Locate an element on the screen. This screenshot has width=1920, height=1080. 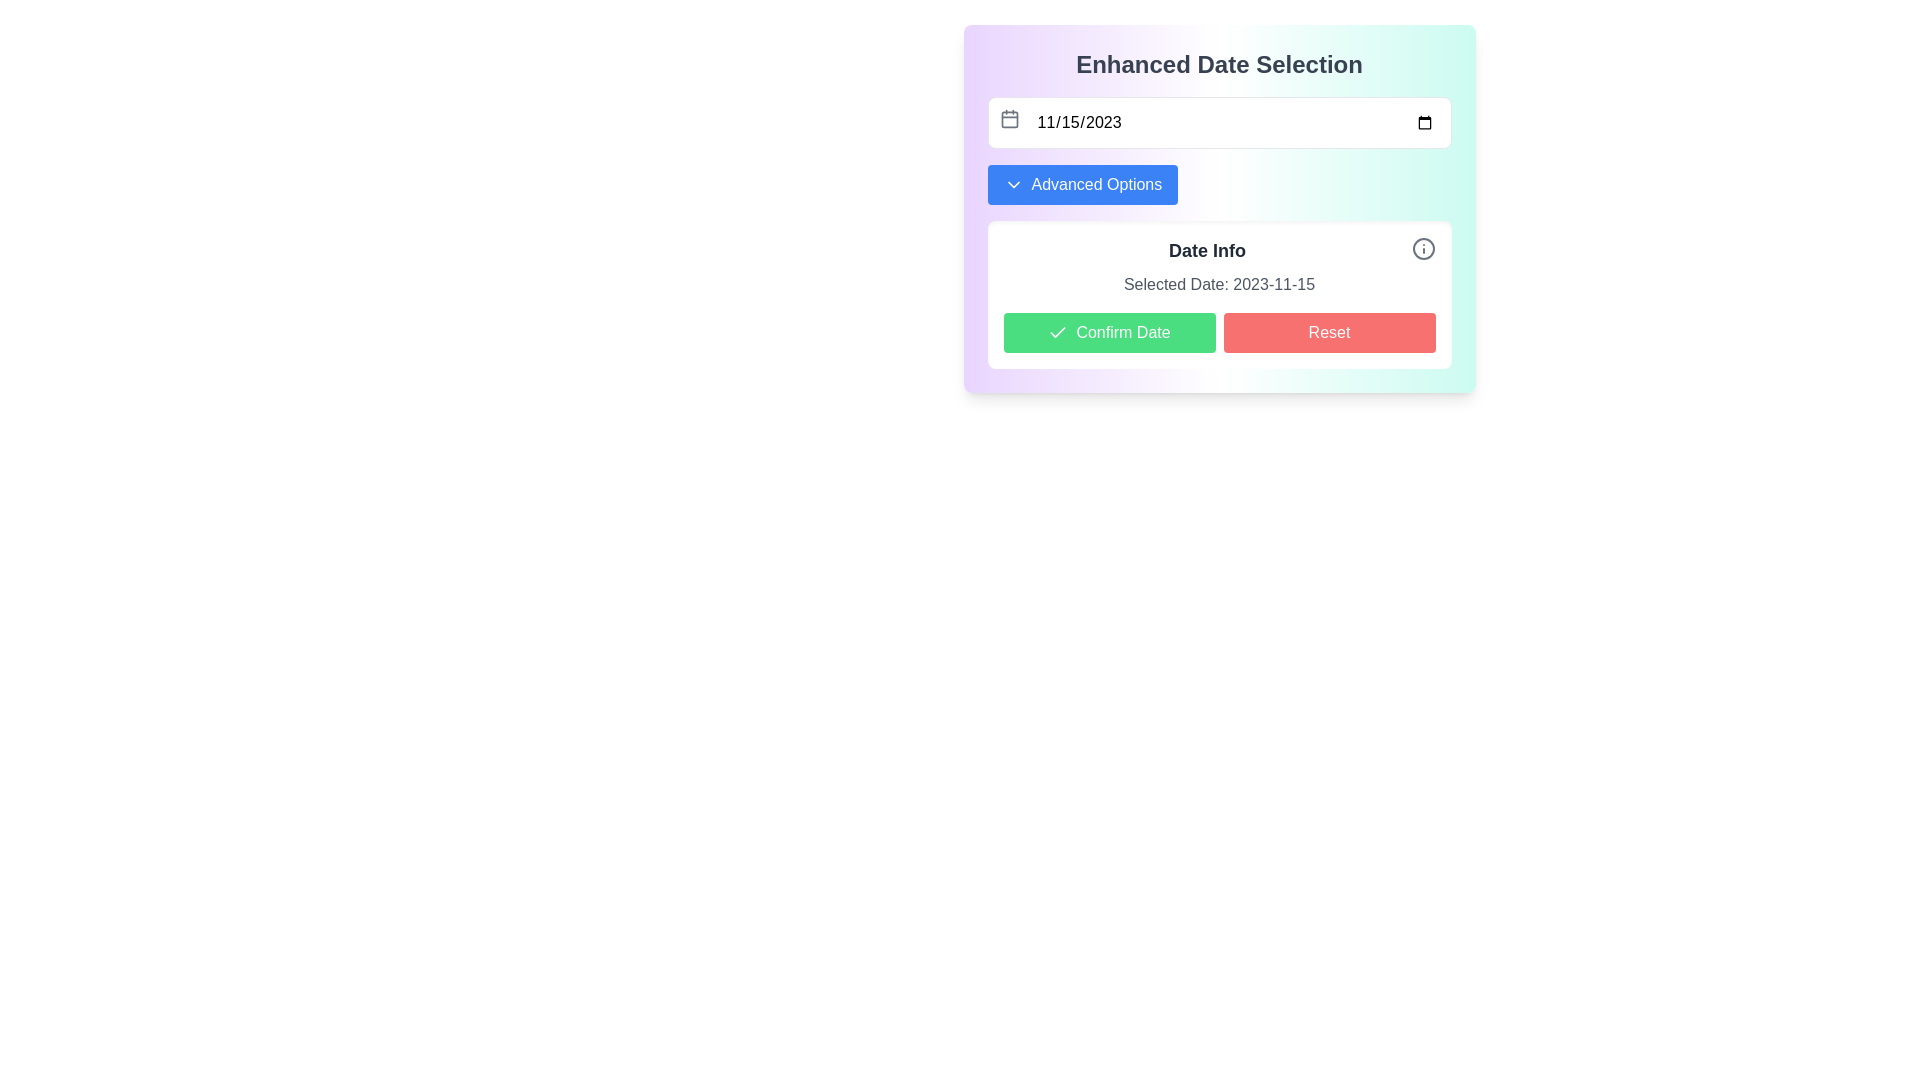
the circular element at its center is located at coordinates (1422, 248).